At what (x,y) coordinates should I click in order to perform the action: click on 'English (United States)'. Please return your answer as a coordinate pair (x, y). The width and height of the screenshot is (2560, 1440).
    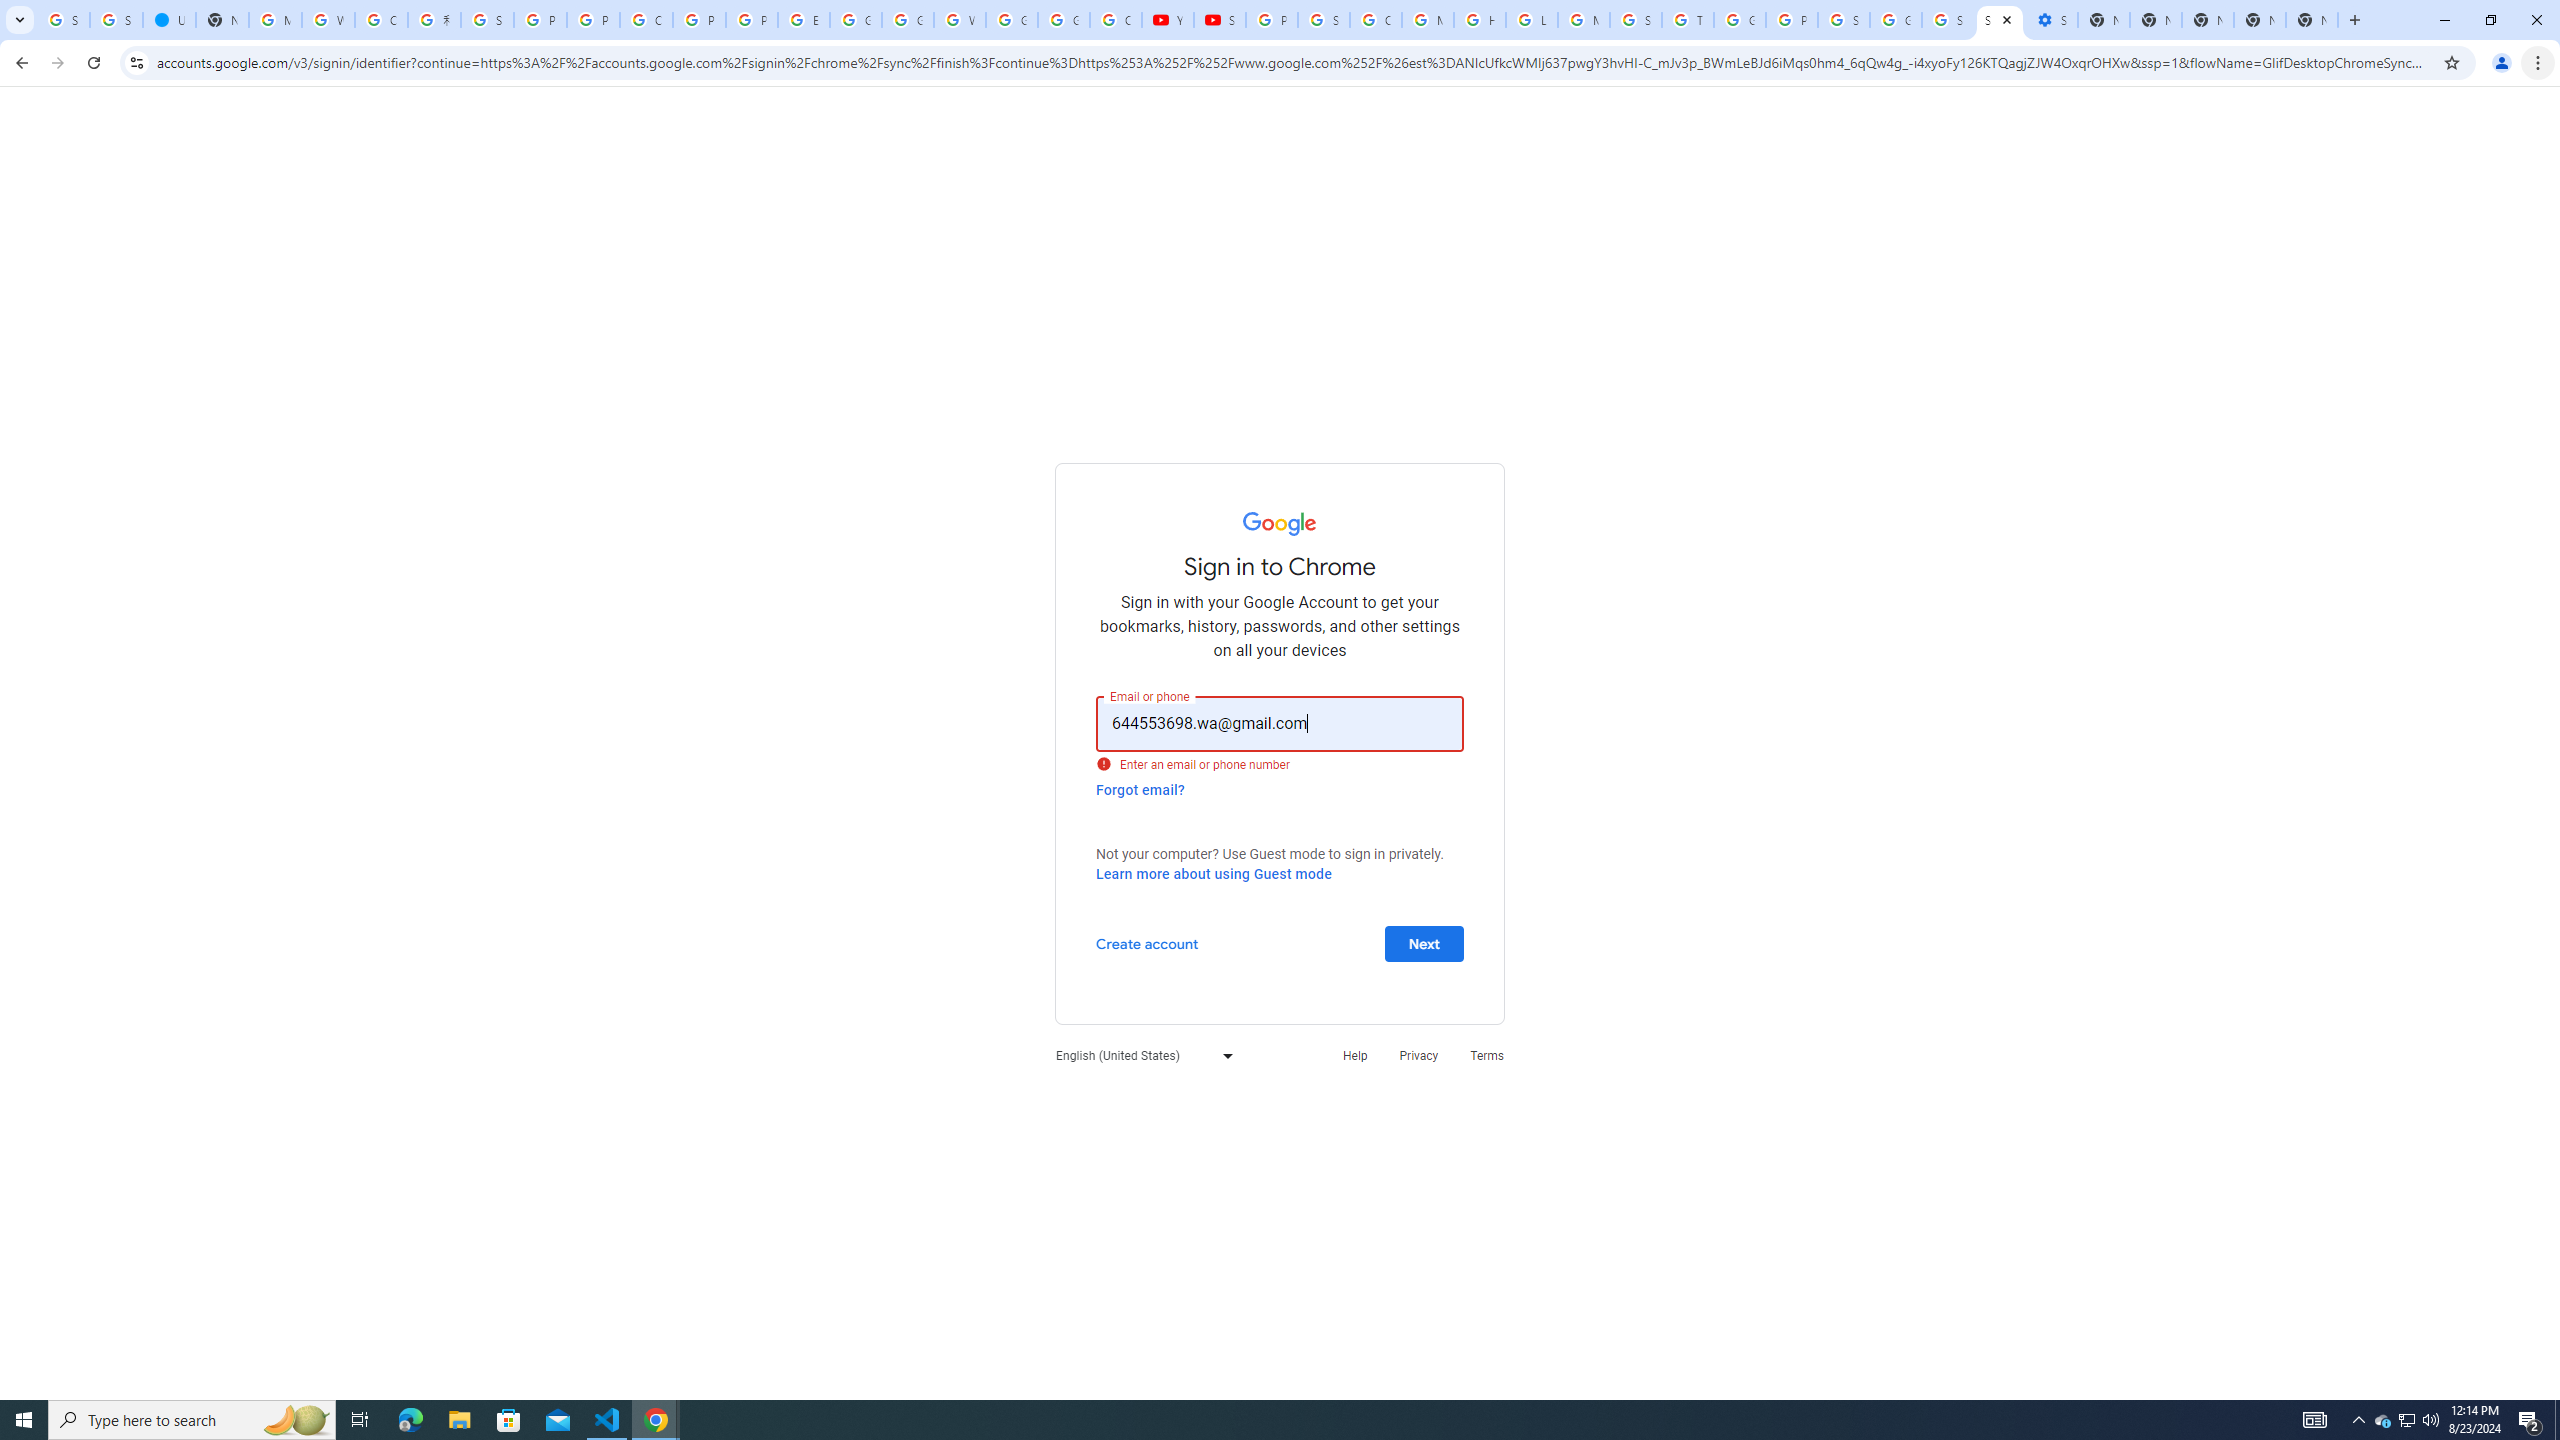
    Looking at the image, I should click on (1138, 1054).